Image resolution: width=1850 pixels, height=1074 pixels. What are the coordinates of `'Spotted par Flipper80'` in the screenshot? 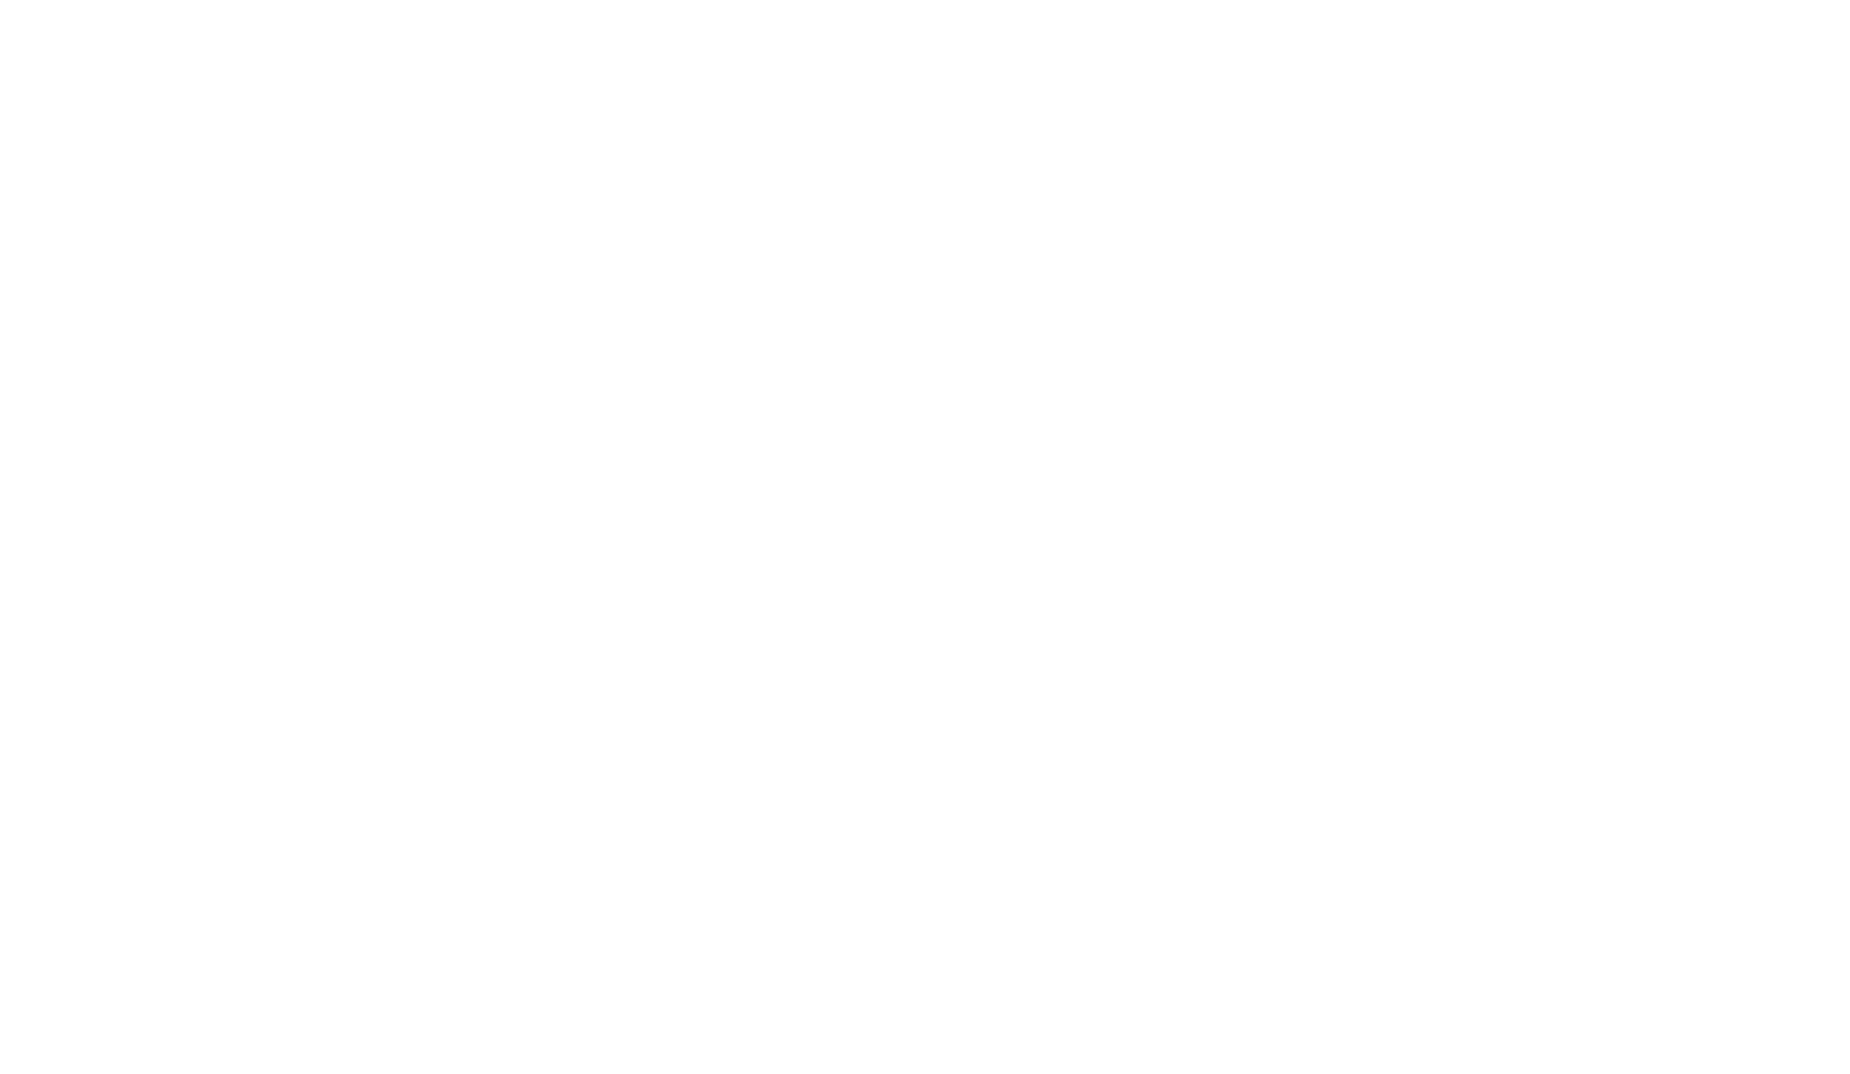 It's located at (1318, 561).